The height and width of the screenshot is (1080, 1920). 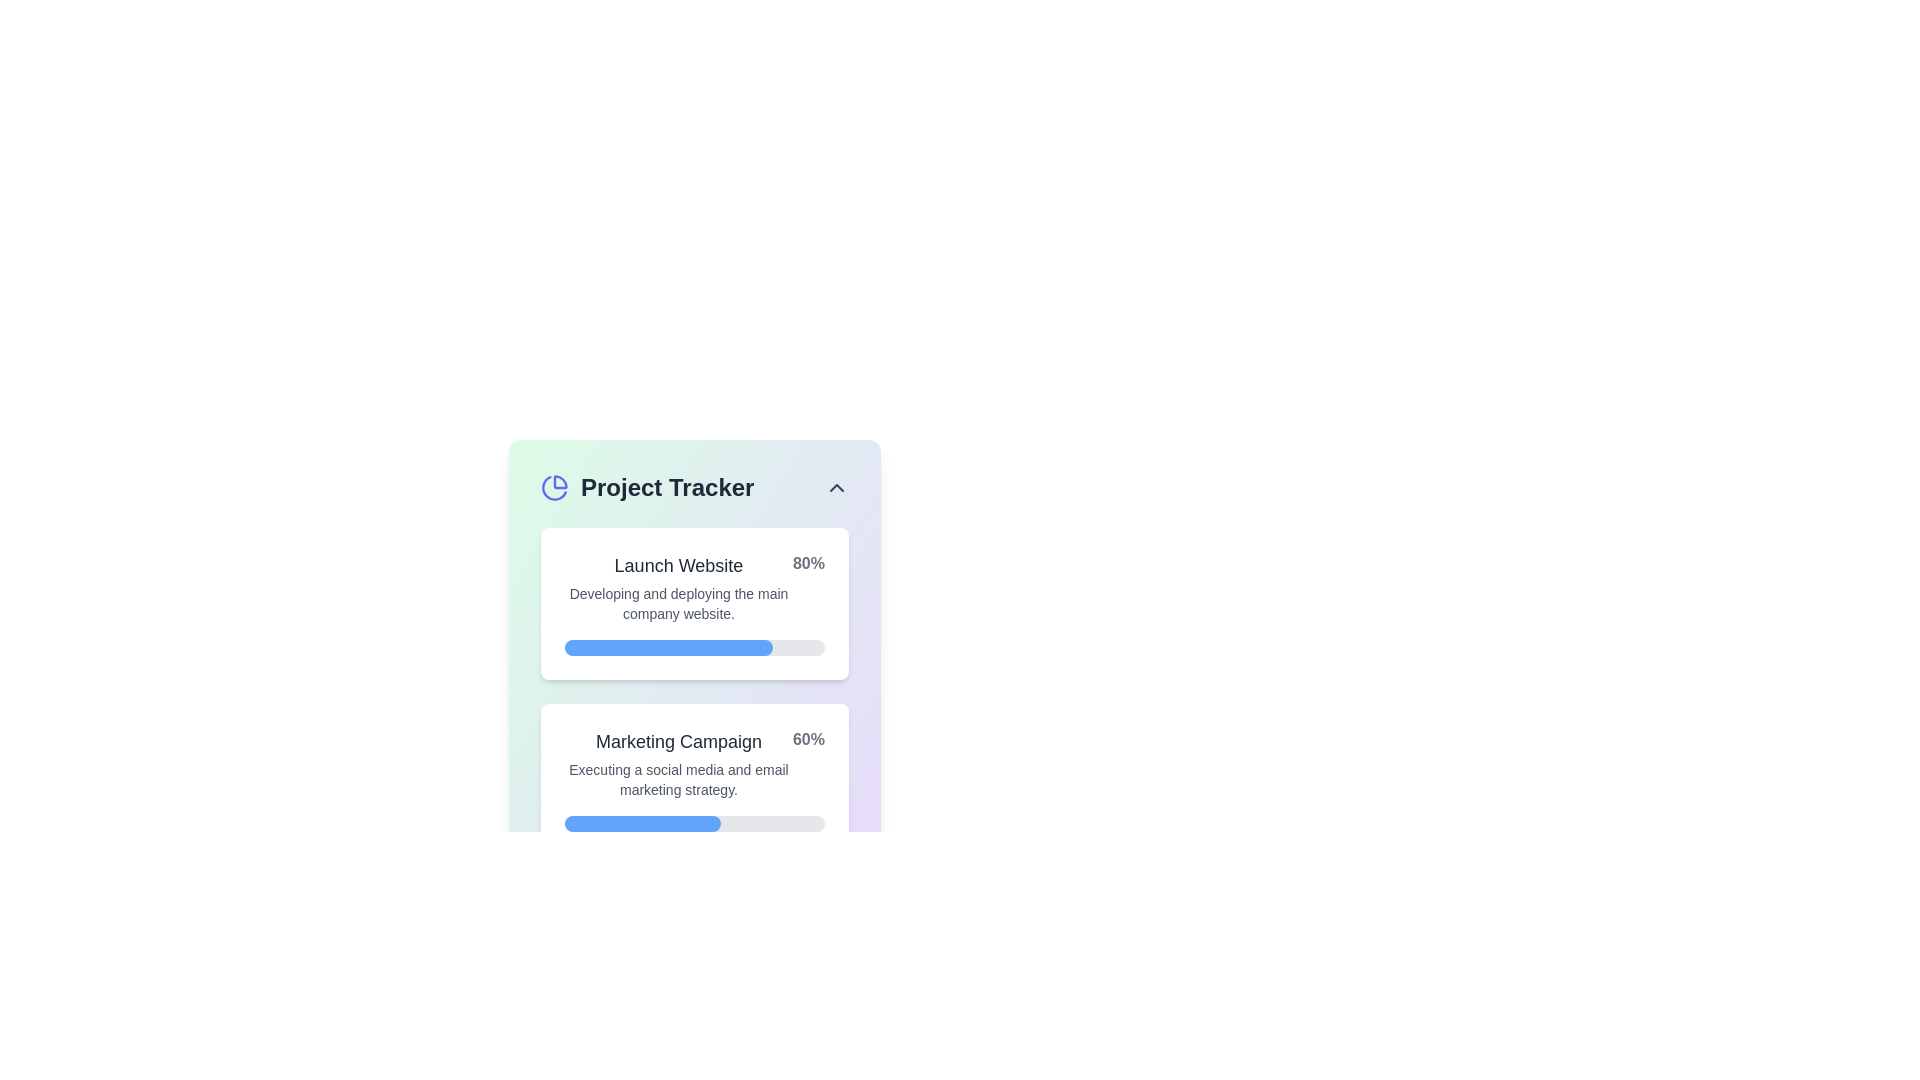 I want to click on the interactive icon located at the top-right corner of the 'Project Tracker' section, so click(x=836, y=488).